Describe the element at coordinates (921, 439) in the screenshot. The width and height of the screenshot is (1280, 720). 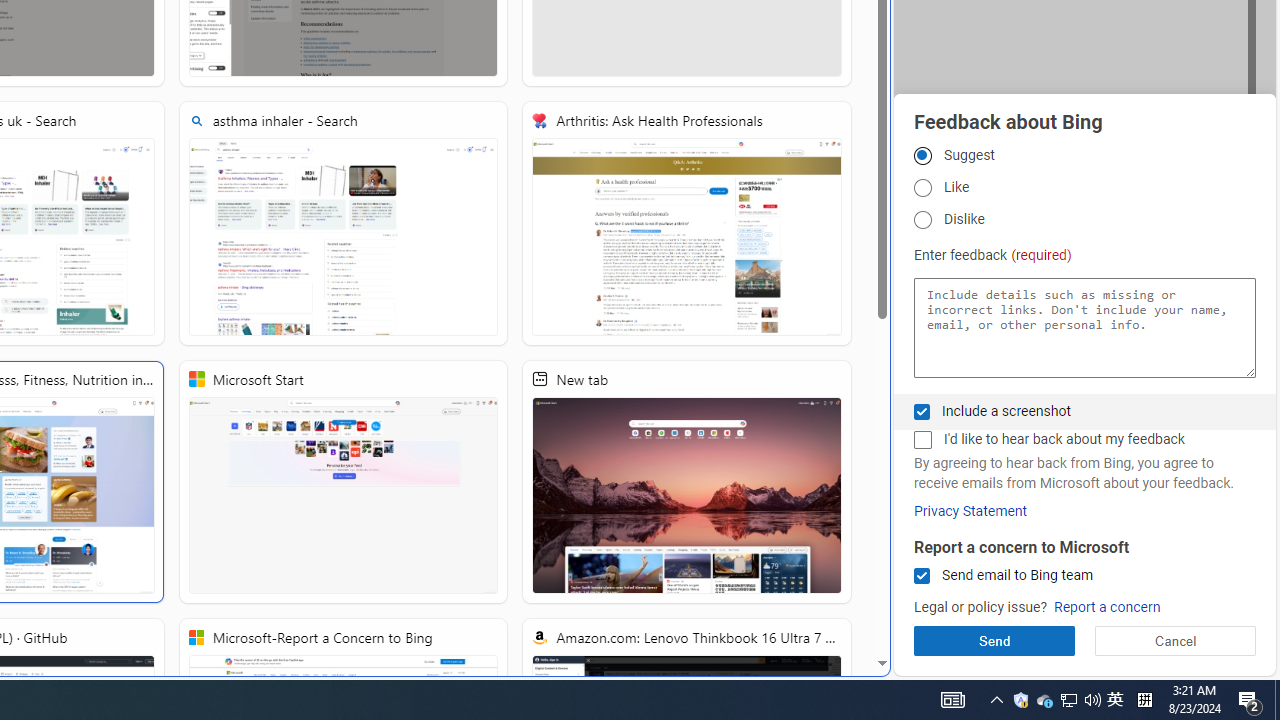
I see `'I'` at that location.